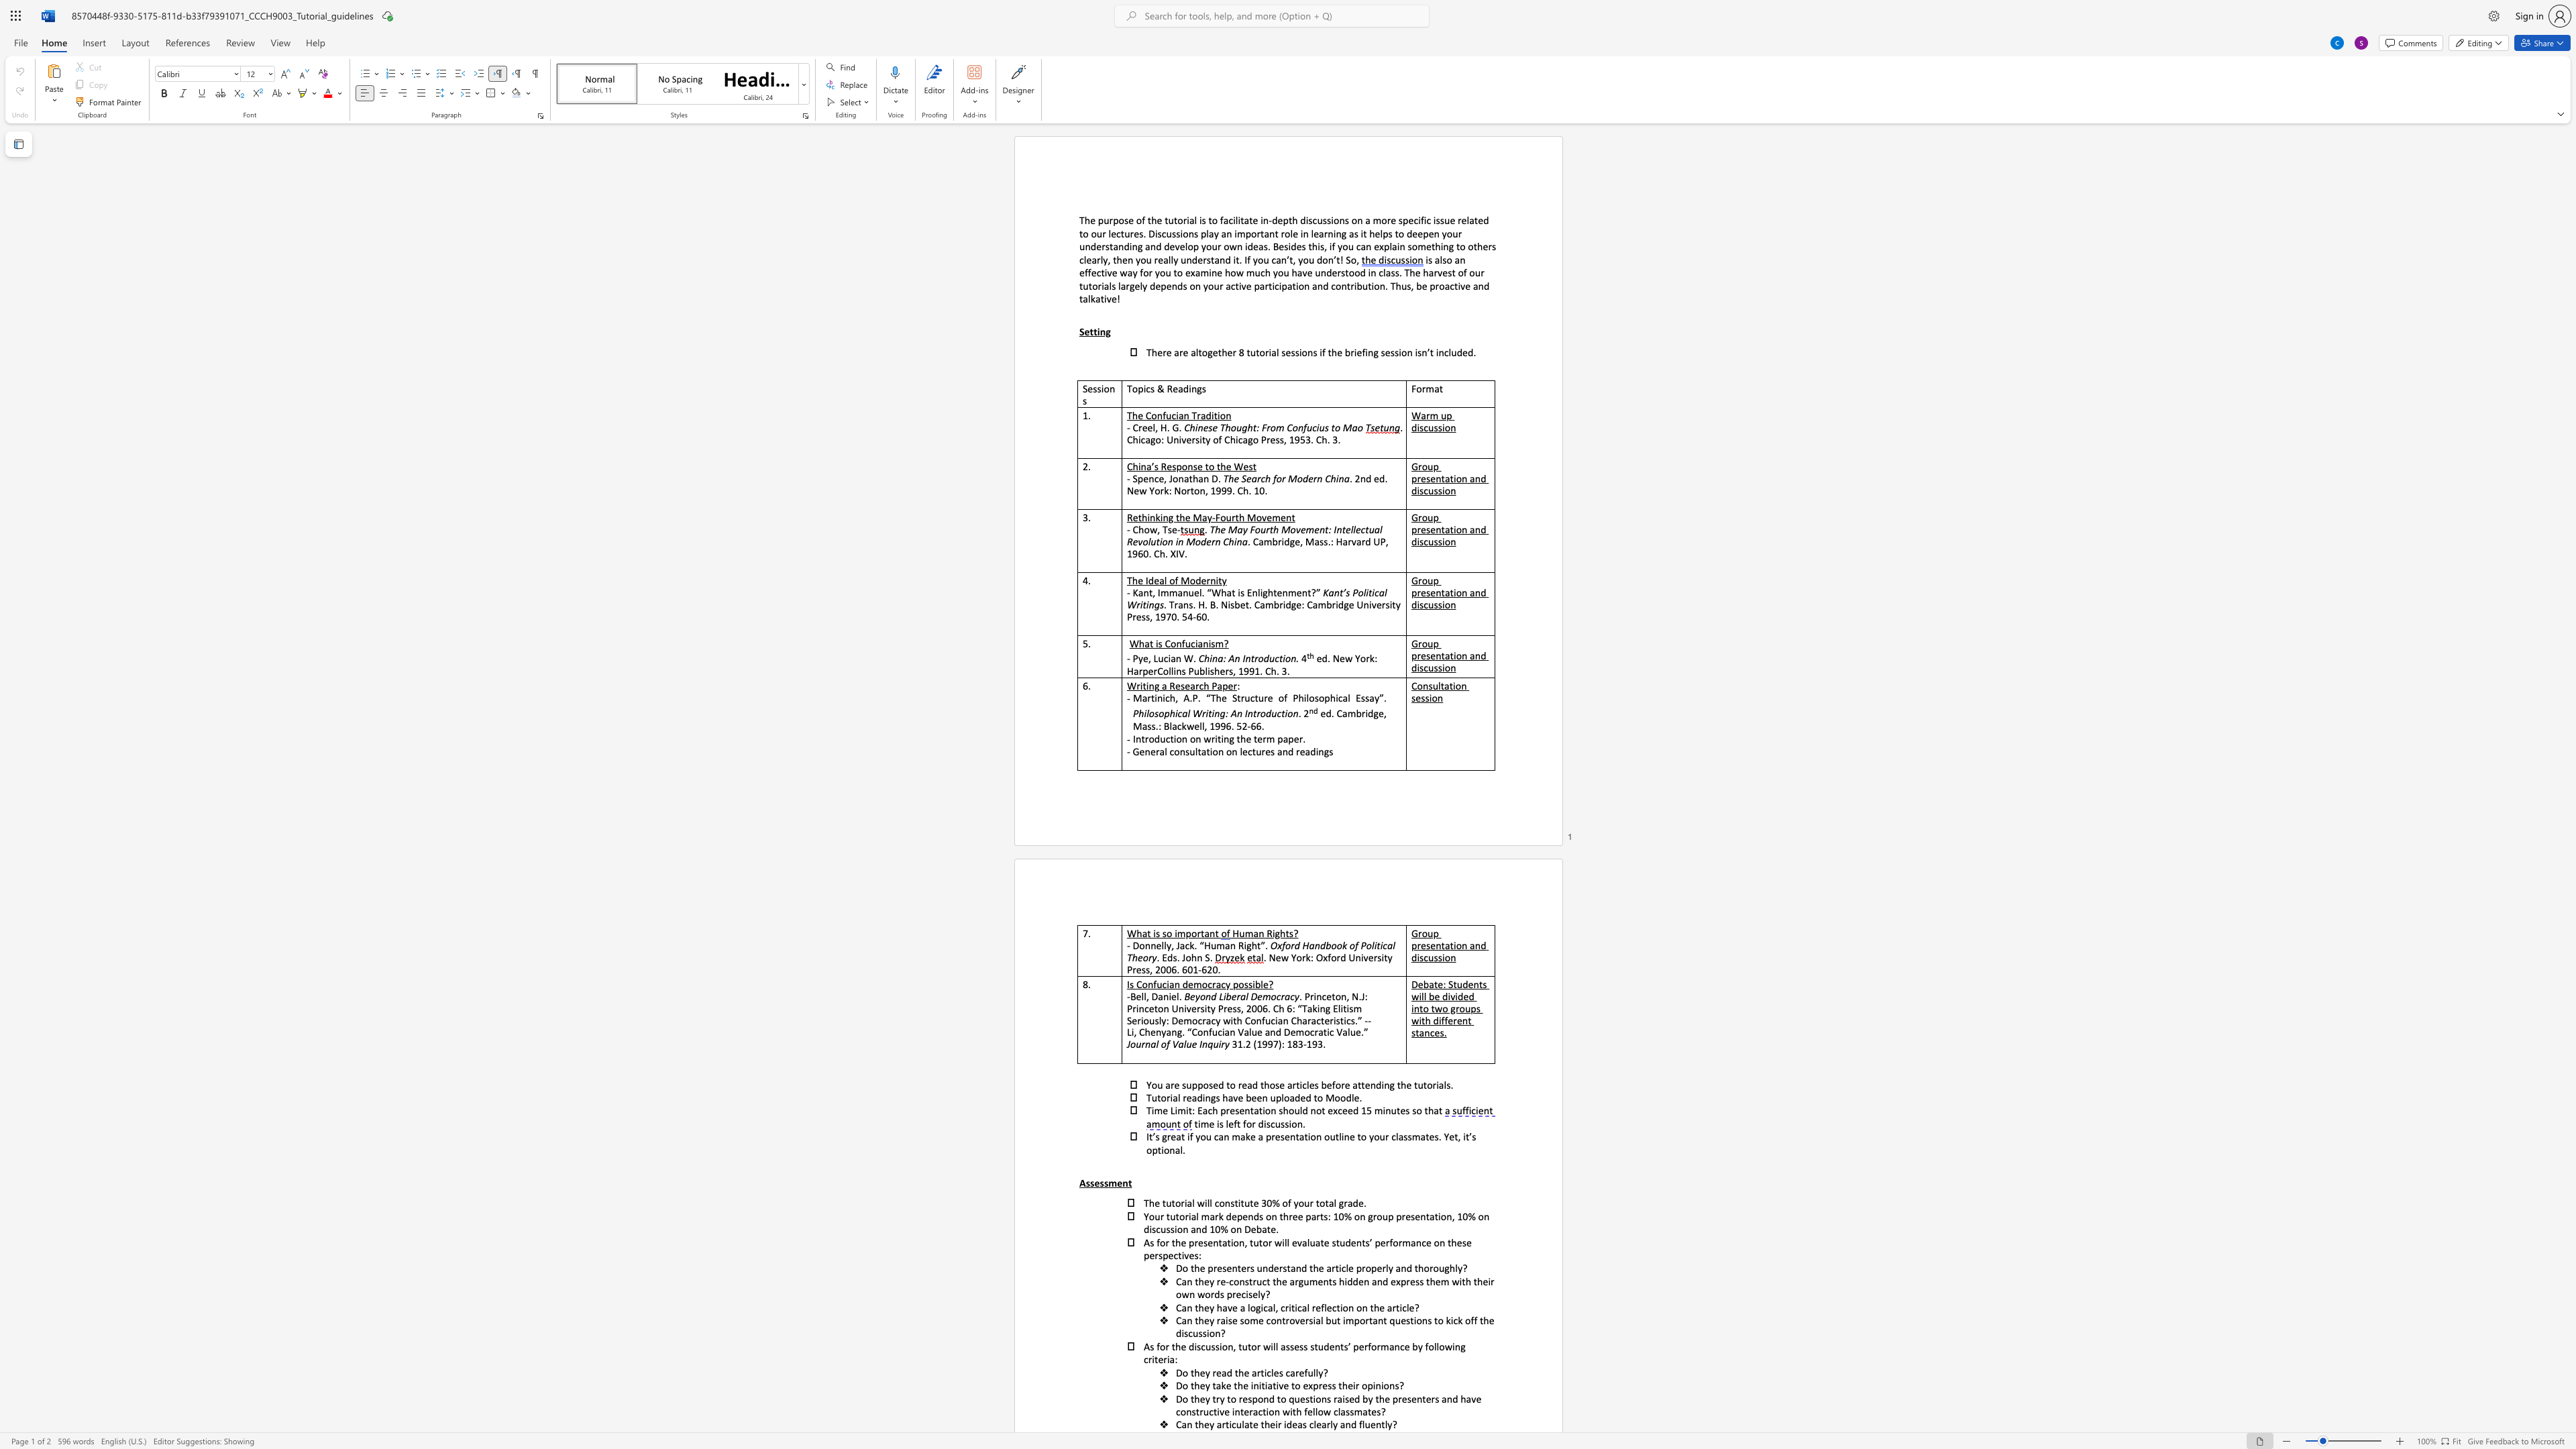  I want to click on the 1th character "r" in the text, so click(1111, 219).